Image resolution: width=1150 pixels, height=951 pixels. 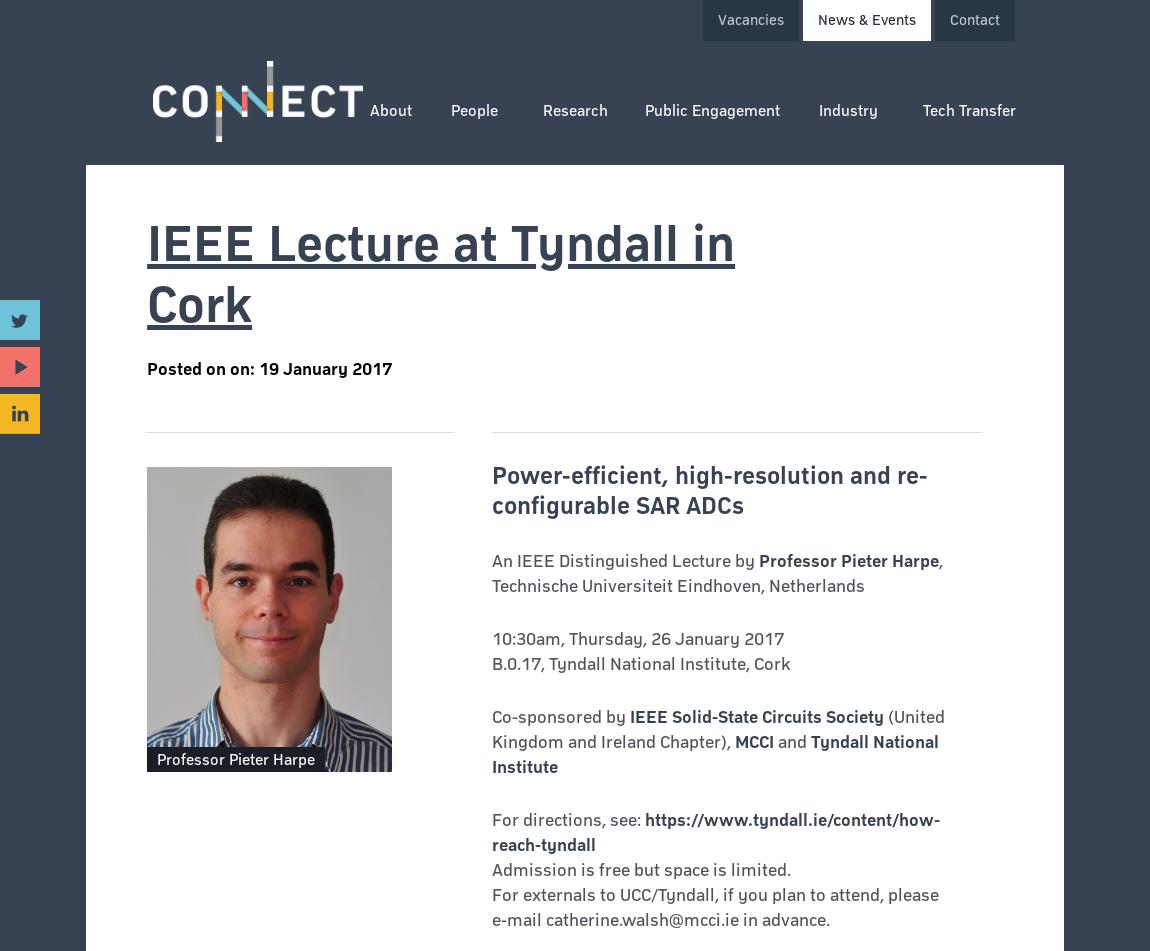 I want to click on 'Research', so click(x=575, y=110).